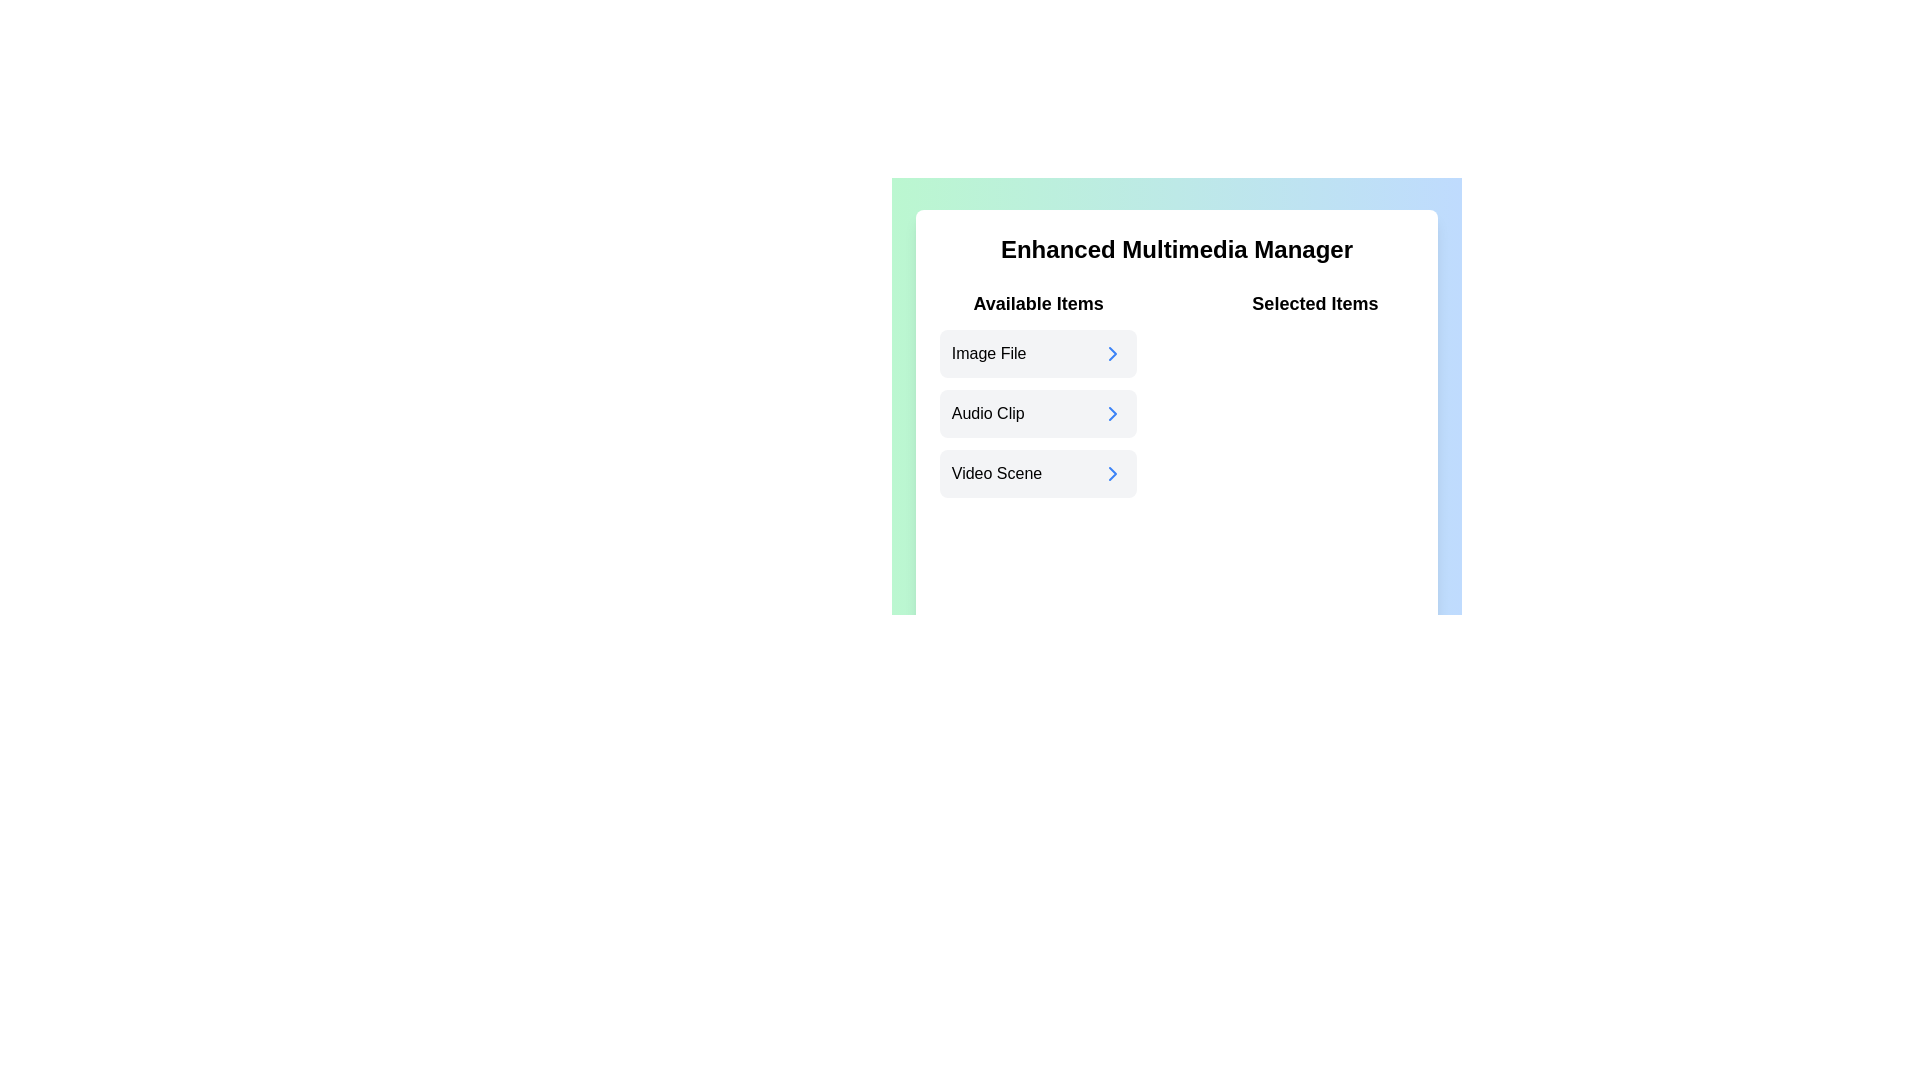 The height and width of the screenshot is (1080, 1920). Describe the element at coordinates (1037, 353) in the screenshot. I see `the 'Image File' selectable card item located in the 'Available Items' section` at that location.